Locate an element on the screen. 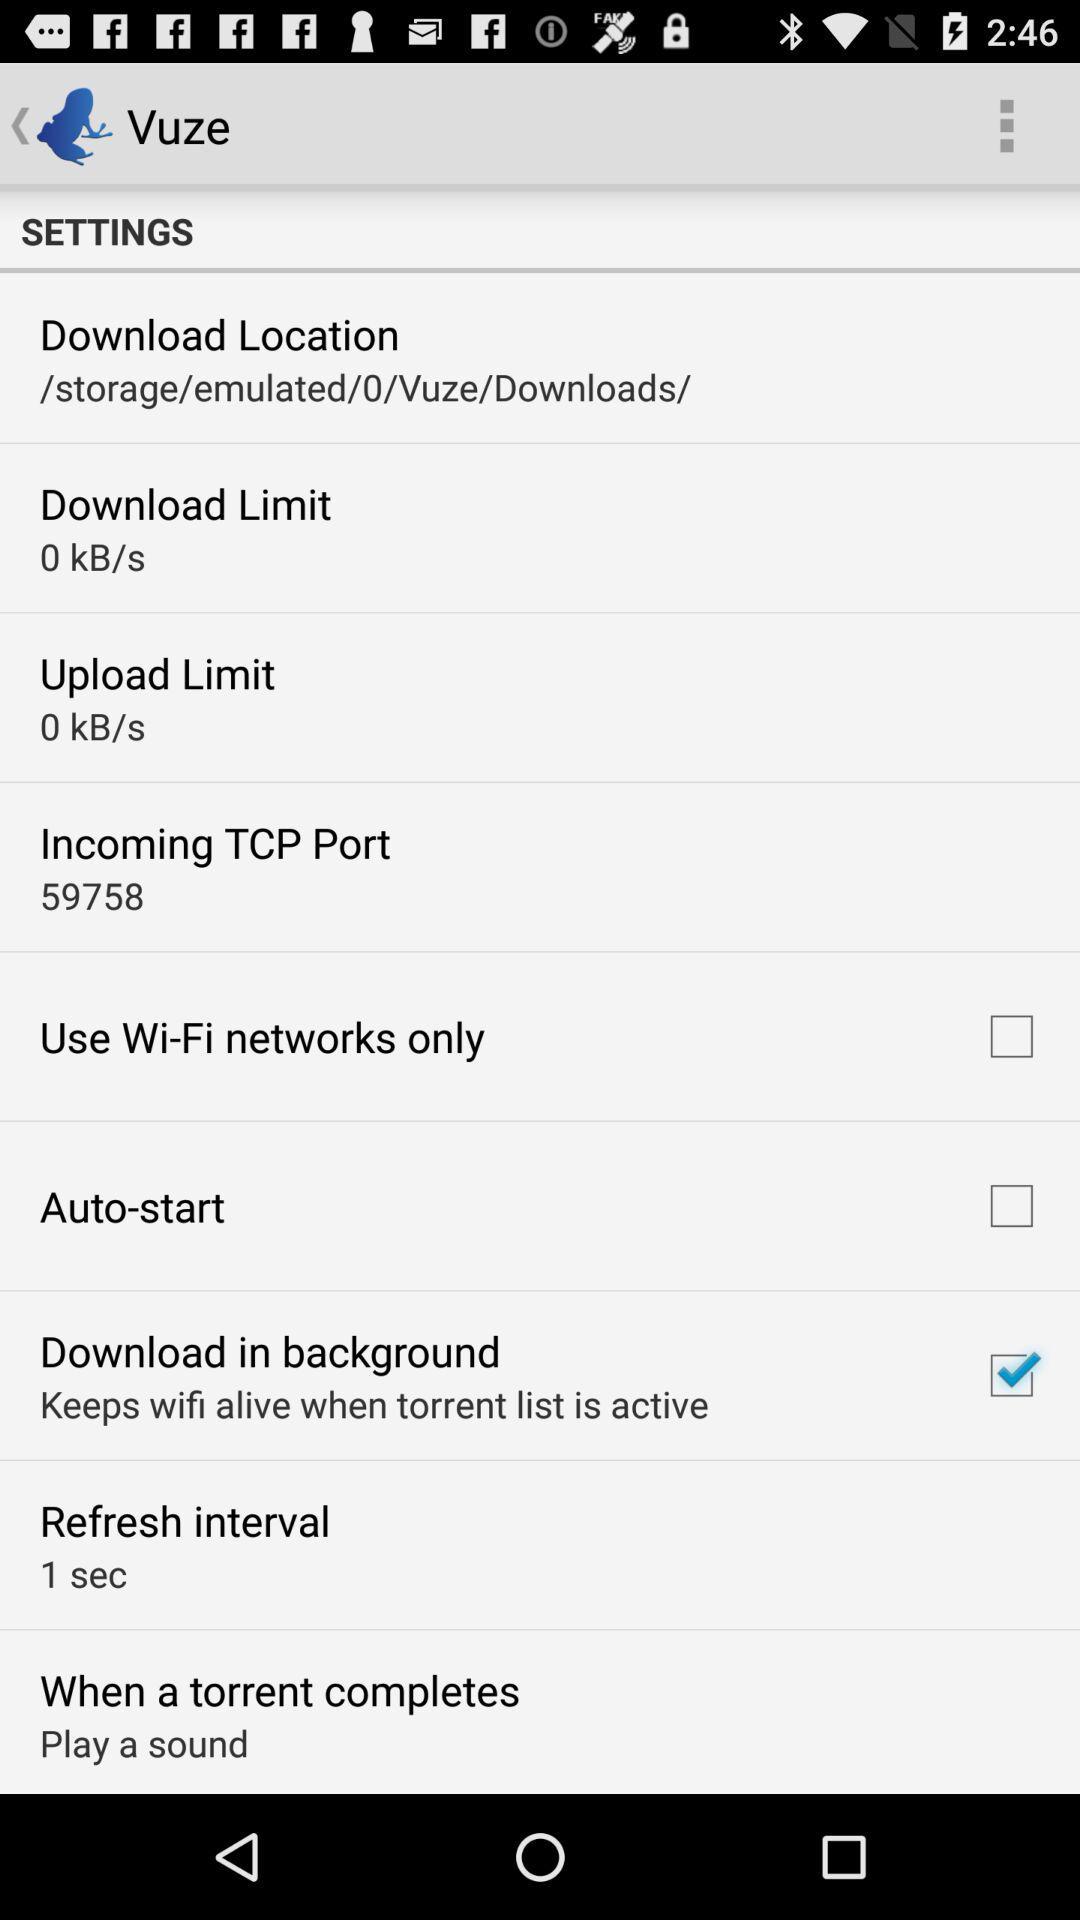  the download location item is located at coordinates (219, 333).